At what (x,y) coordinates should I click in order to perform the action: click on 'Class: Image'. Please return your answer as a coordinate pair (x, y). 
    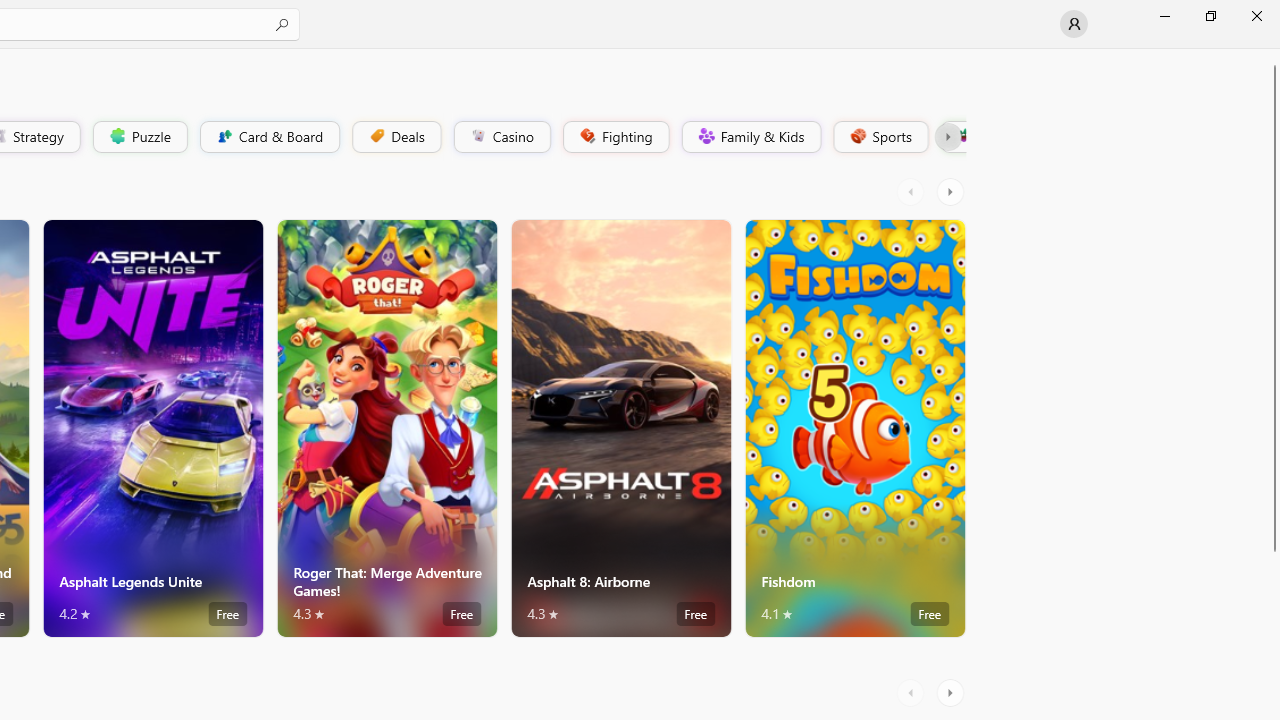
    Looking at the image, I should click on (961, 135).